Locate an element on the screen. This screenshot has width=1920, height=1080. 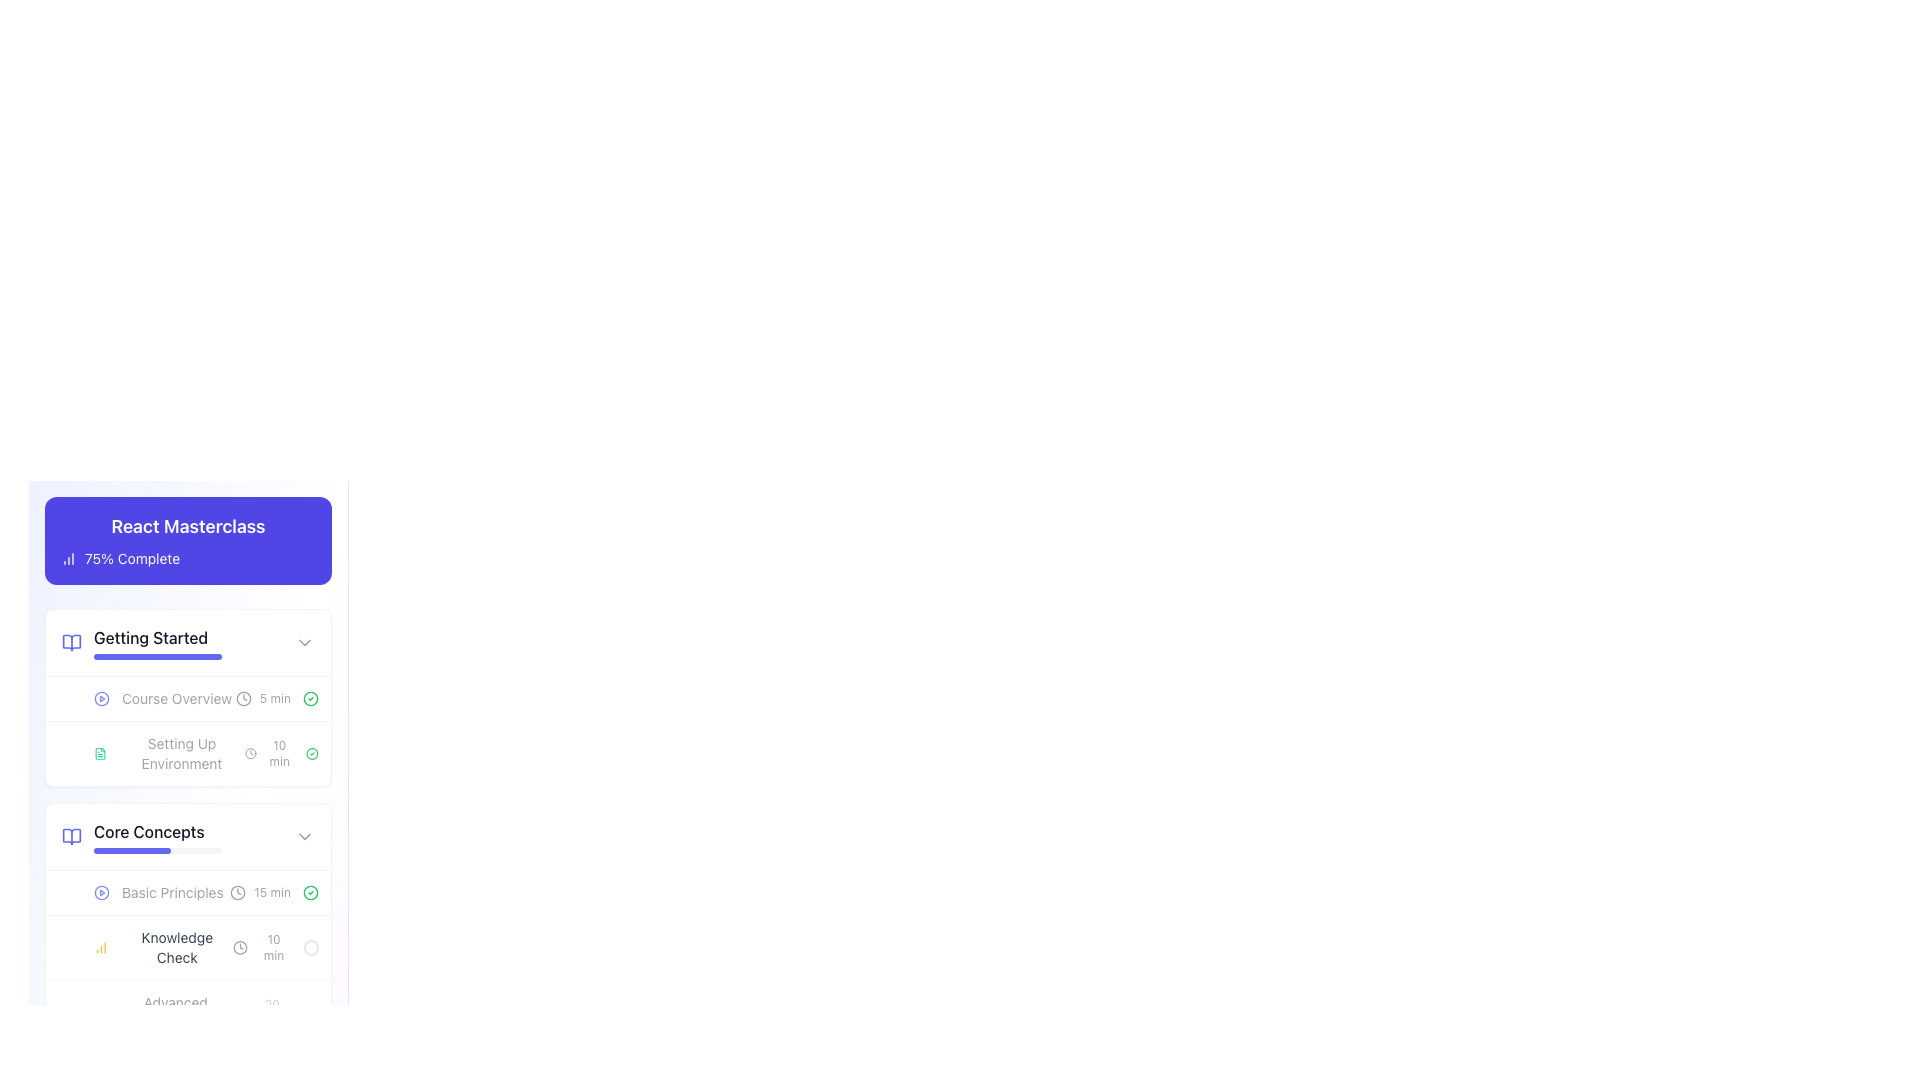
the 'Knowledge Check' list item in the 'Core Concepts' section which features a bar chart icon on the left and '10 min' on the right is located at coordinates (188, 946).